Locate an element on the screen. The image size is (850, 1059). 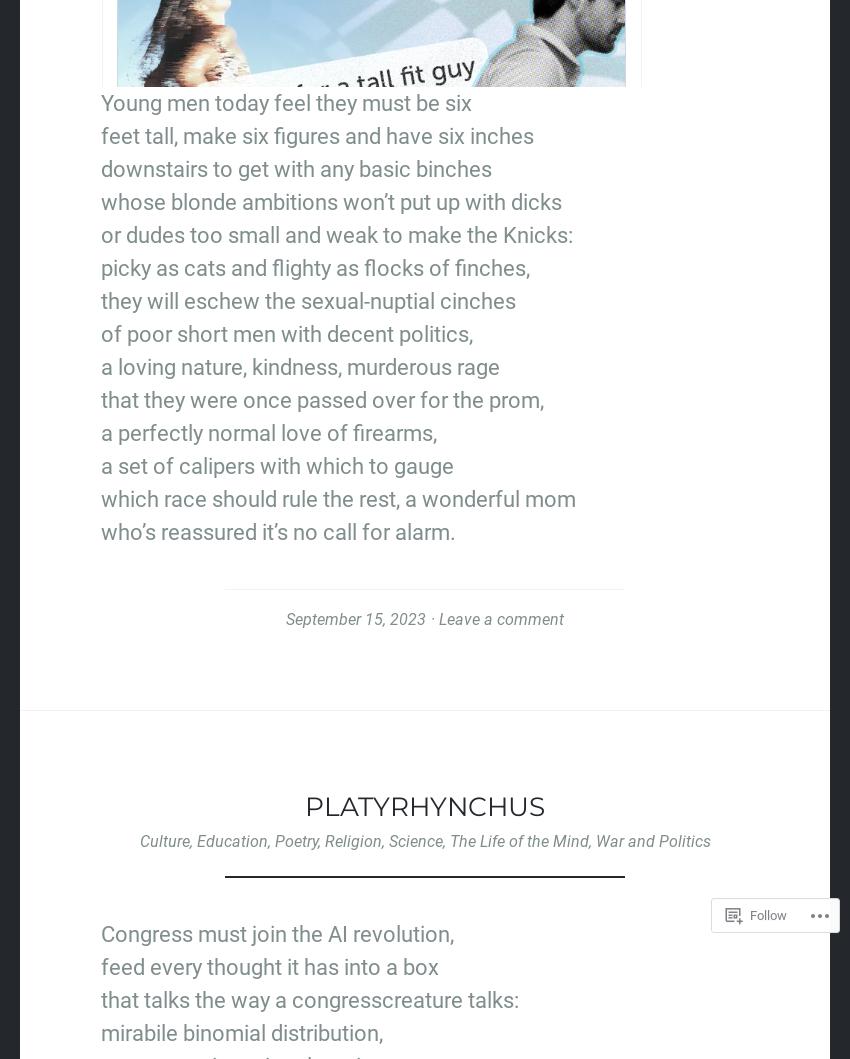
'Culture' is located at coordinates (163, 840).